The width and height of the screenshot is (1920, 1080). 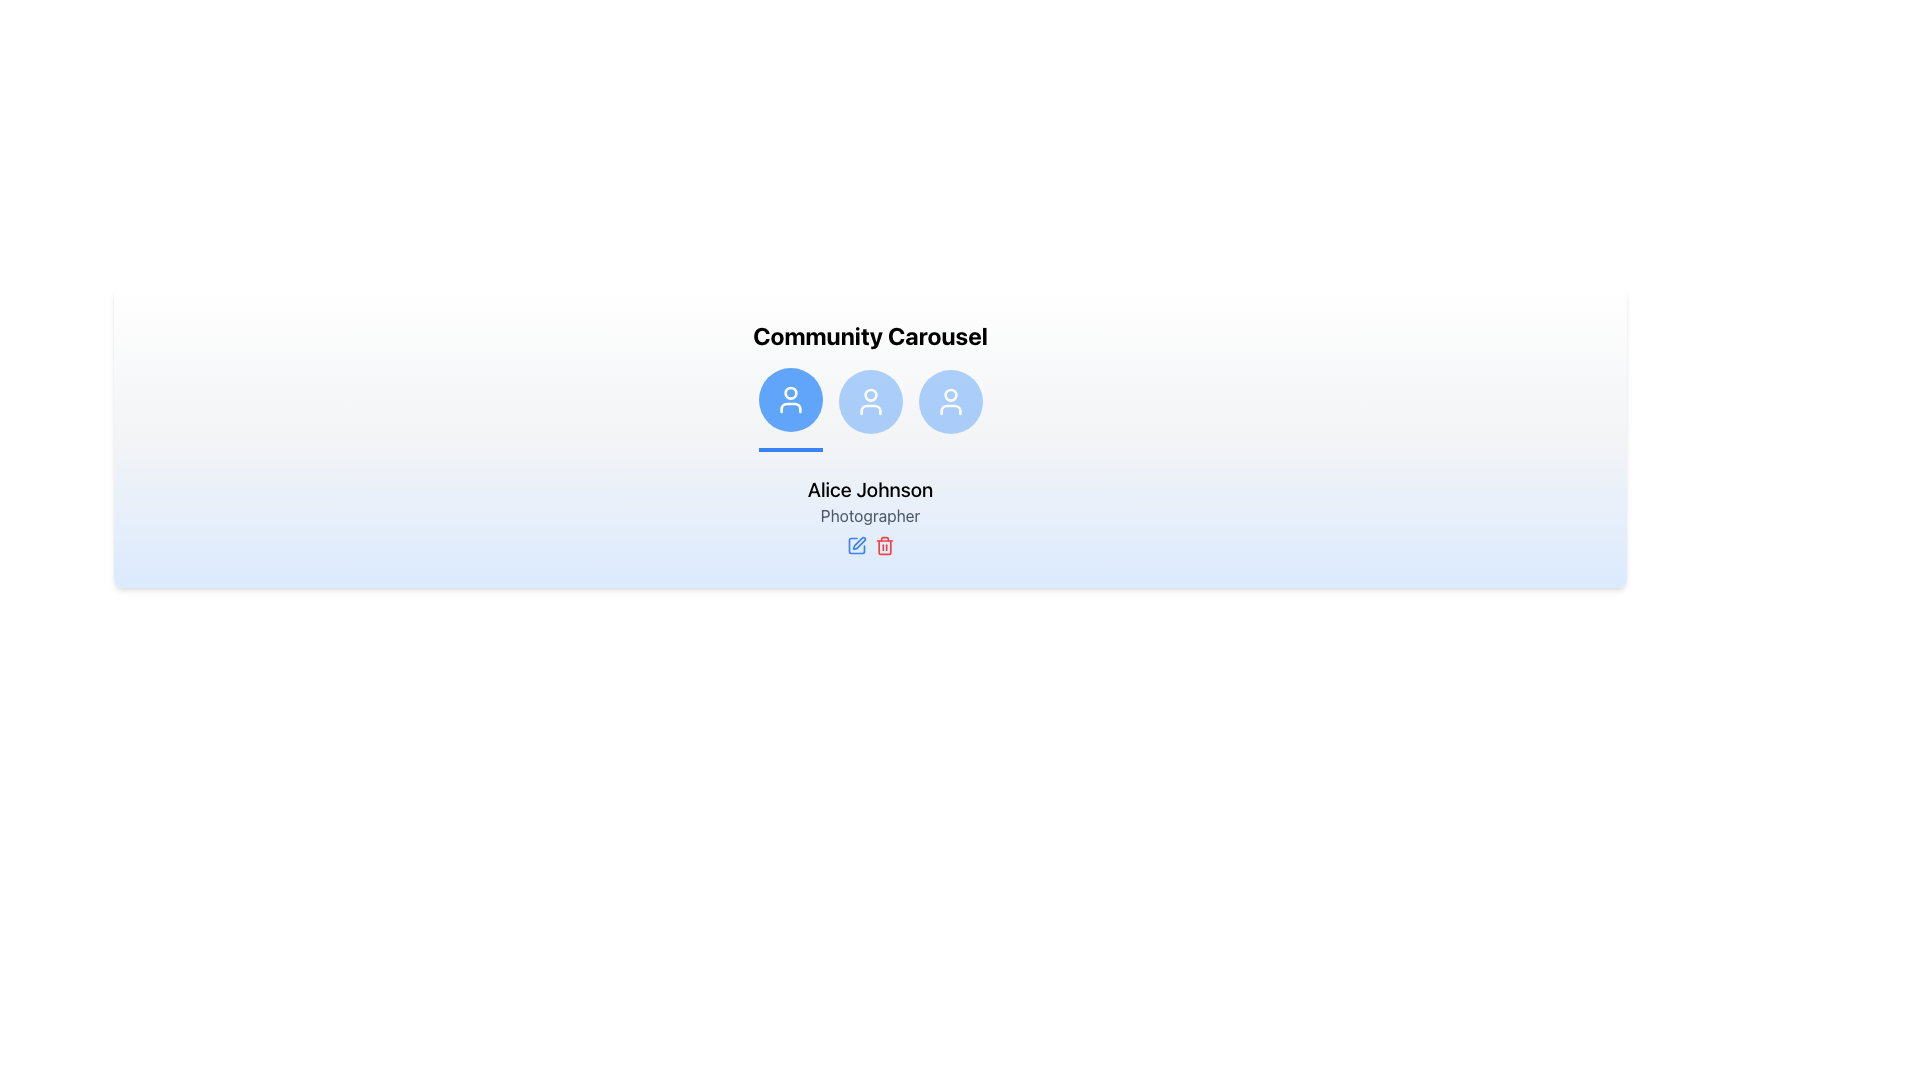 I want to click on the third circular button in the carousel interface using keyboard tabbing, so click(x=949, y=401).